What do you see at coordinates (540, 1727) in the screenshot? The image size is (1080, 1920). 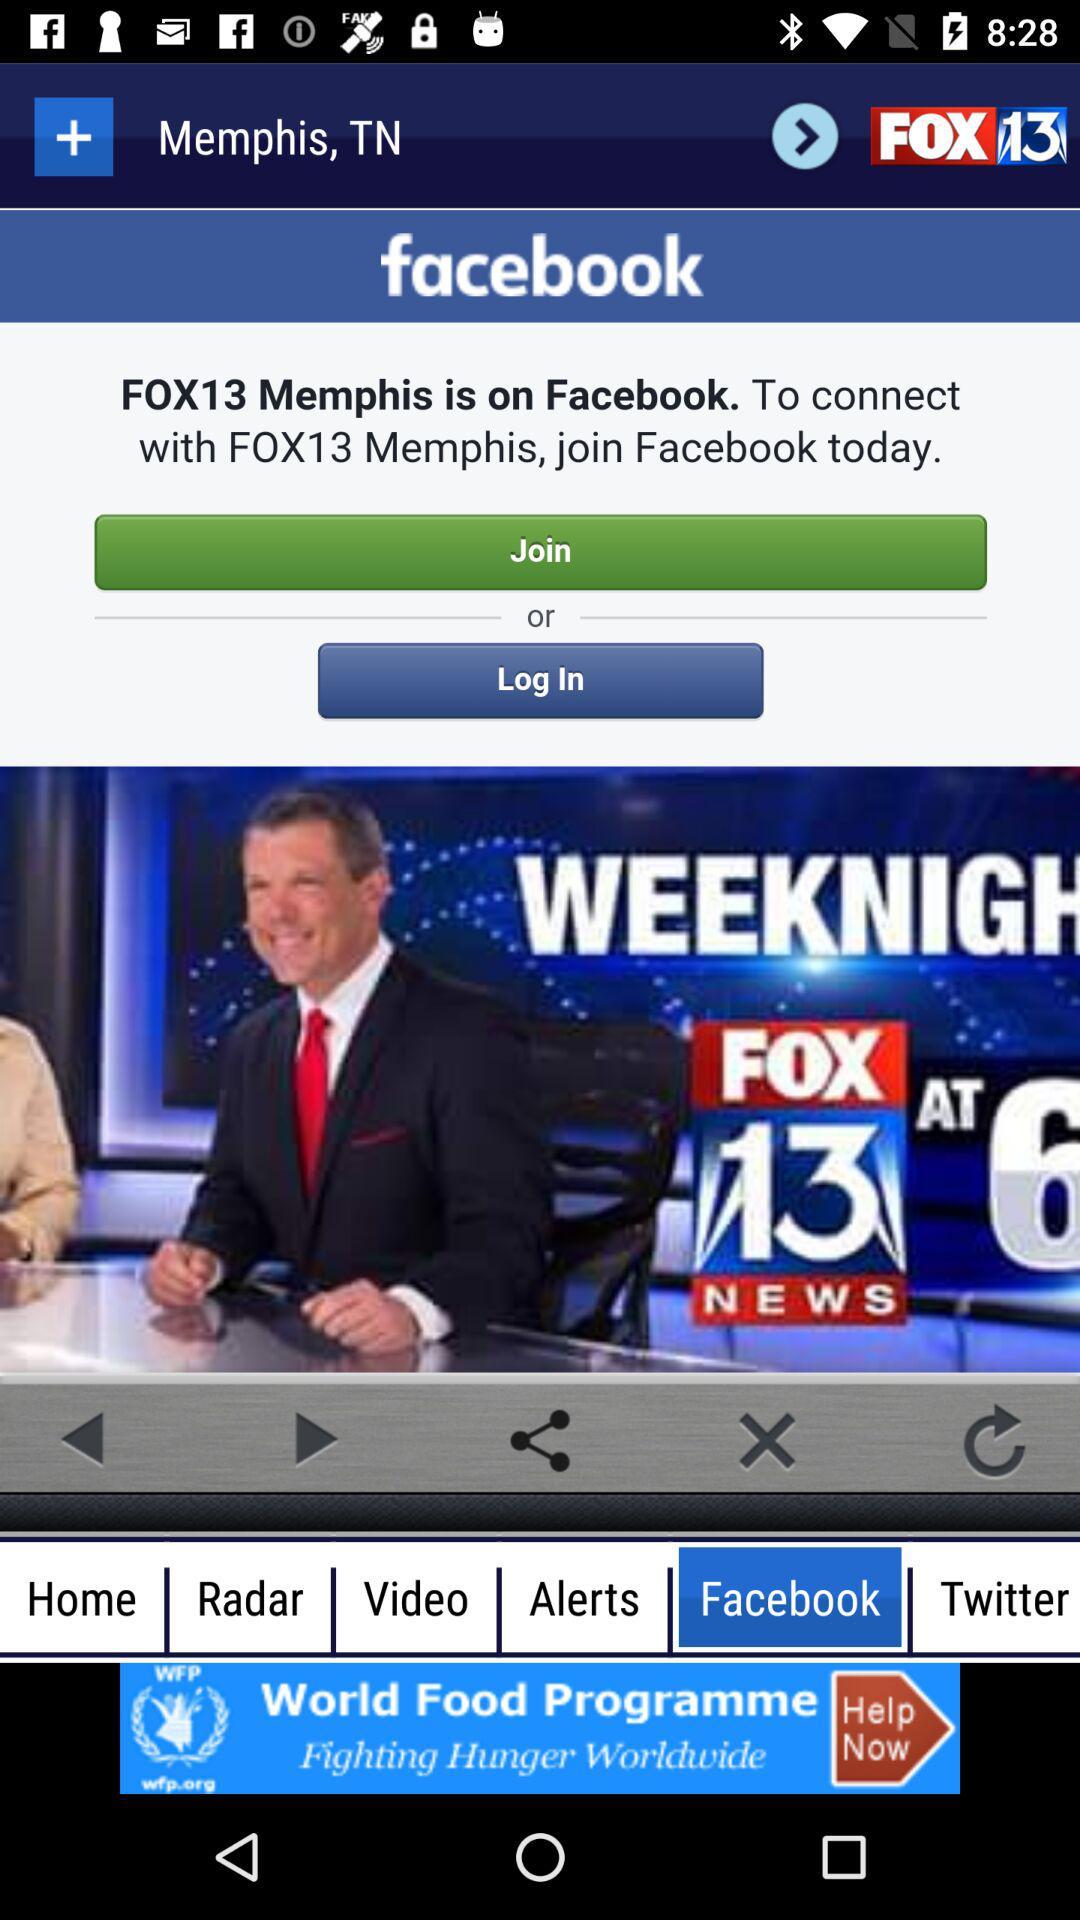 I see `the advertisement` at bounding box center [540, 1727].